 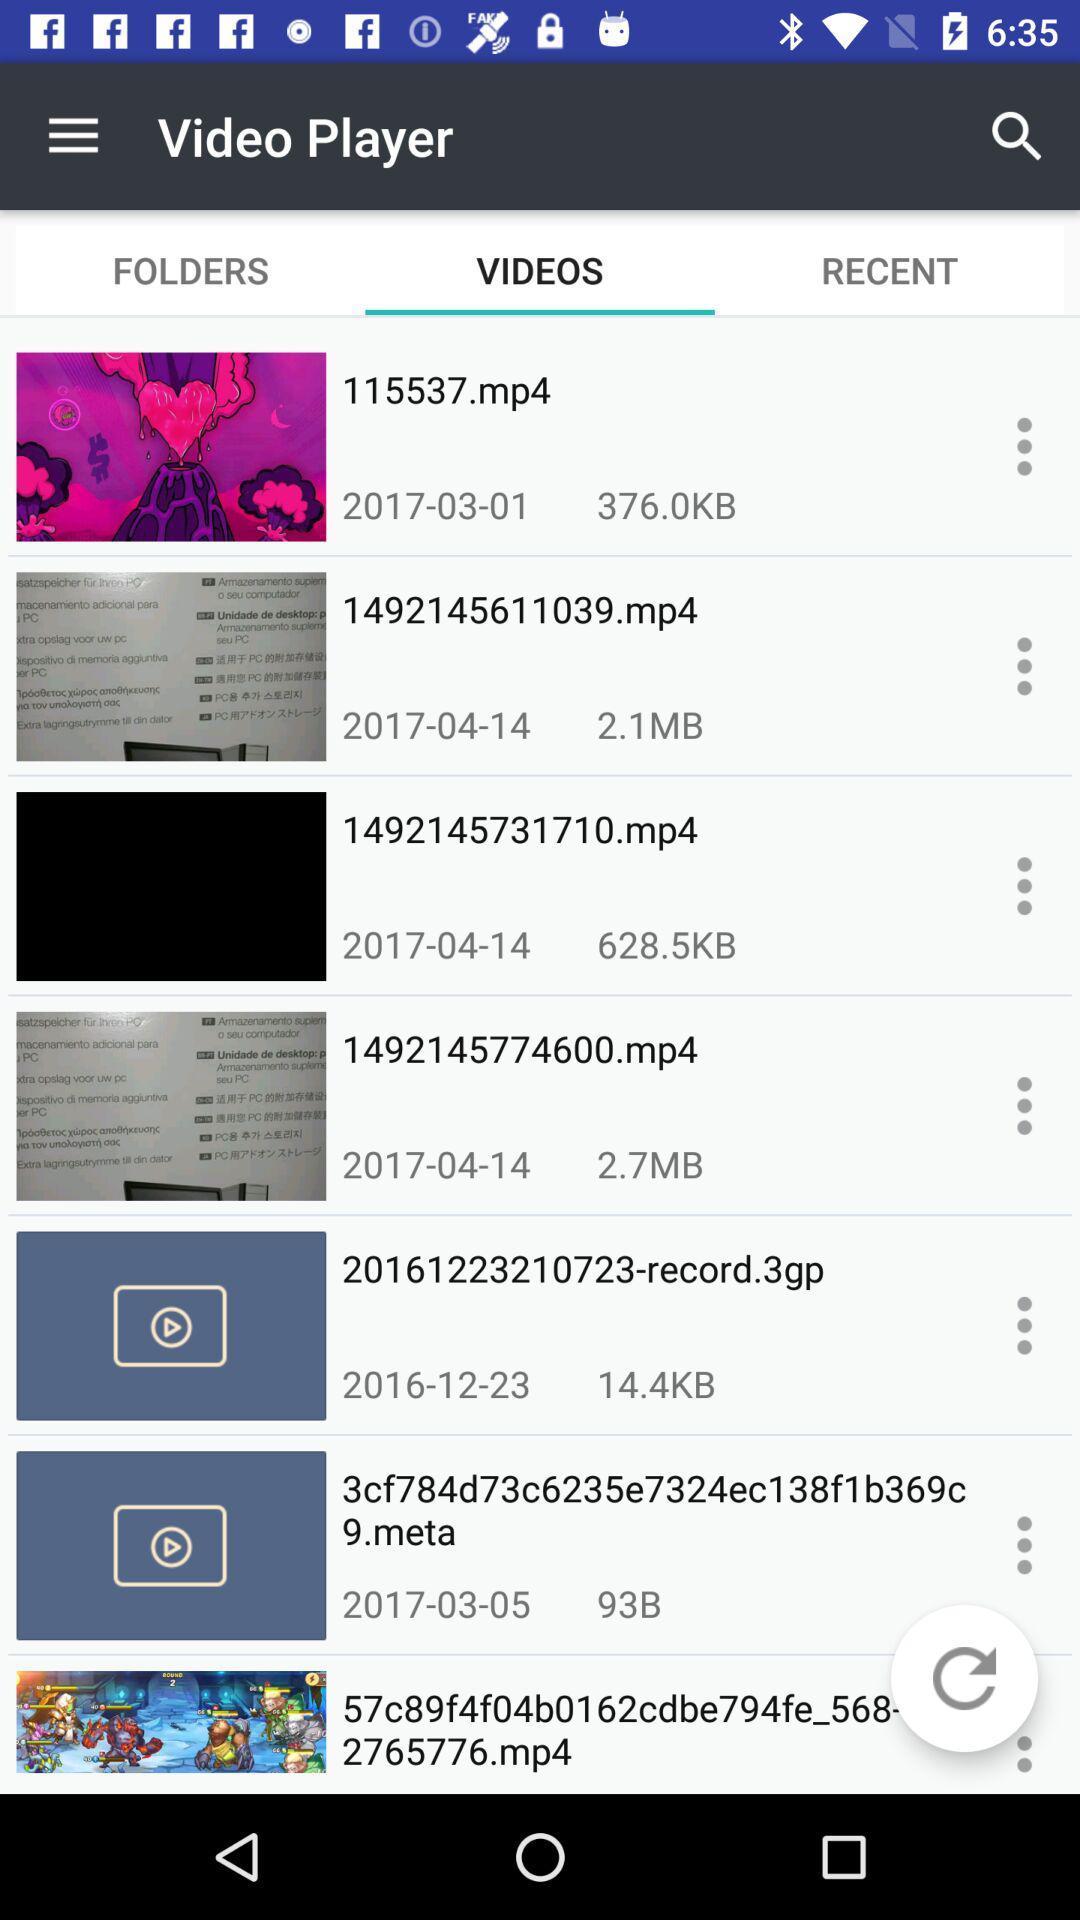 What do you see at coordinates (1024, 1104) in the screenshot?
I see `information about the video` at bounding box center [1024, 1104].